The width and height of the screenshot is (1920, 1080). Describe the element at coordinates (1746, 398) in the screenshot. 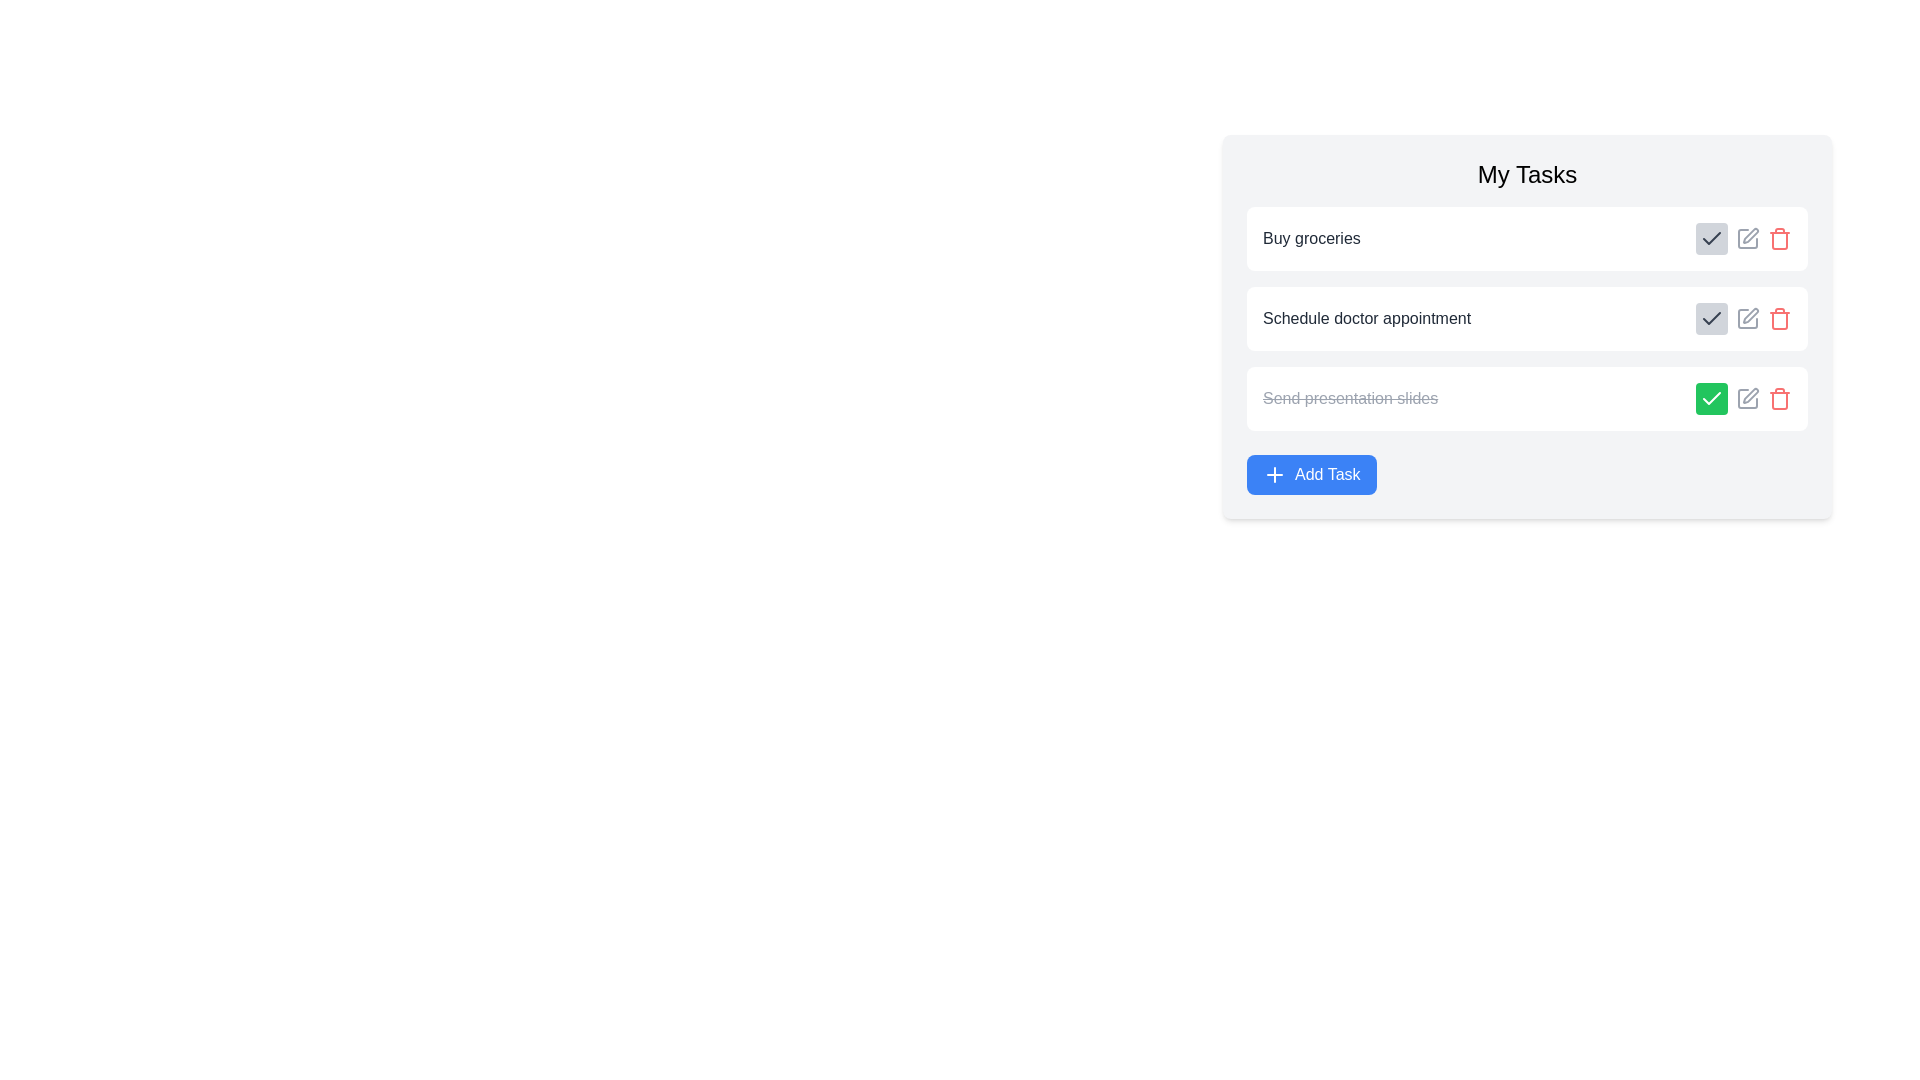

I see `the edit button for the task 'Send presentation slides' to edit its details` at that location.